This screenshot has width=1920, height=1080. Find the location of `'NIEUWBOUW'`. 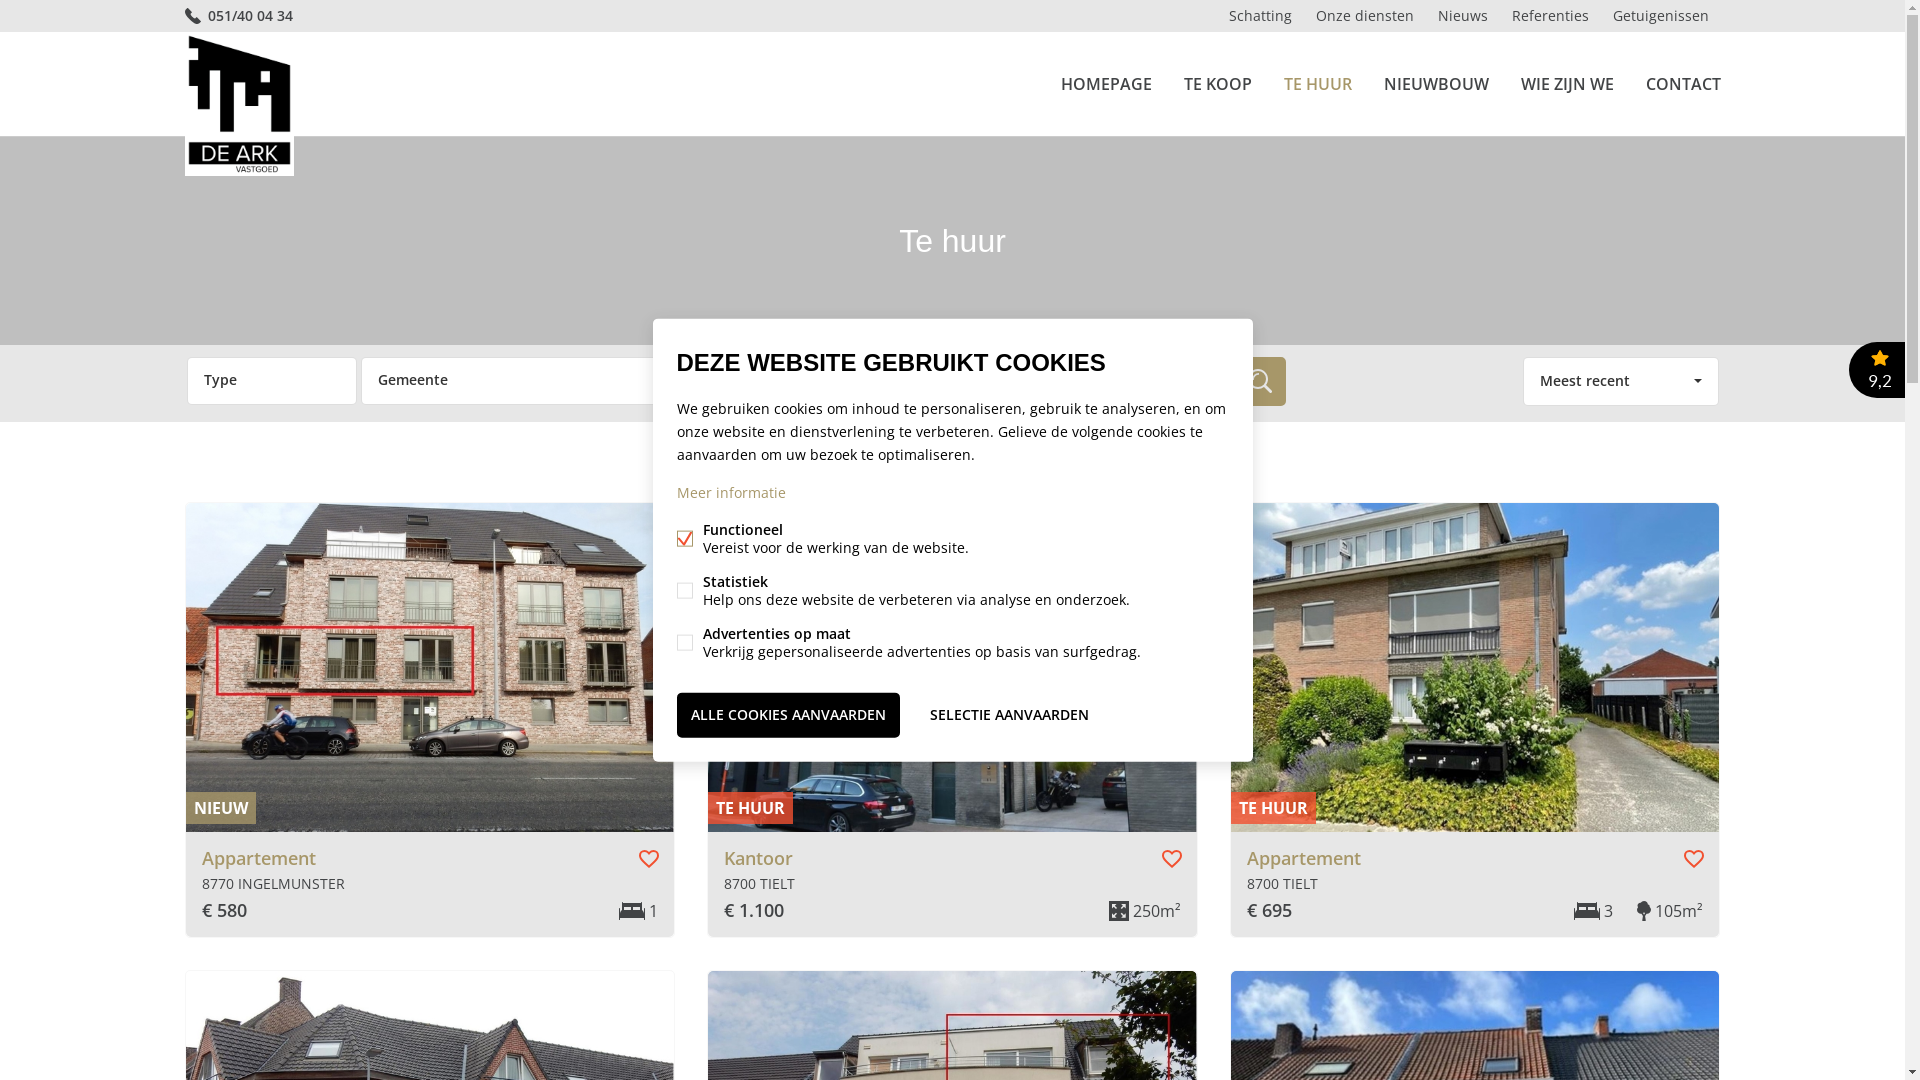

'NIEUWBOUW' is located at coordinates (1435, 83).